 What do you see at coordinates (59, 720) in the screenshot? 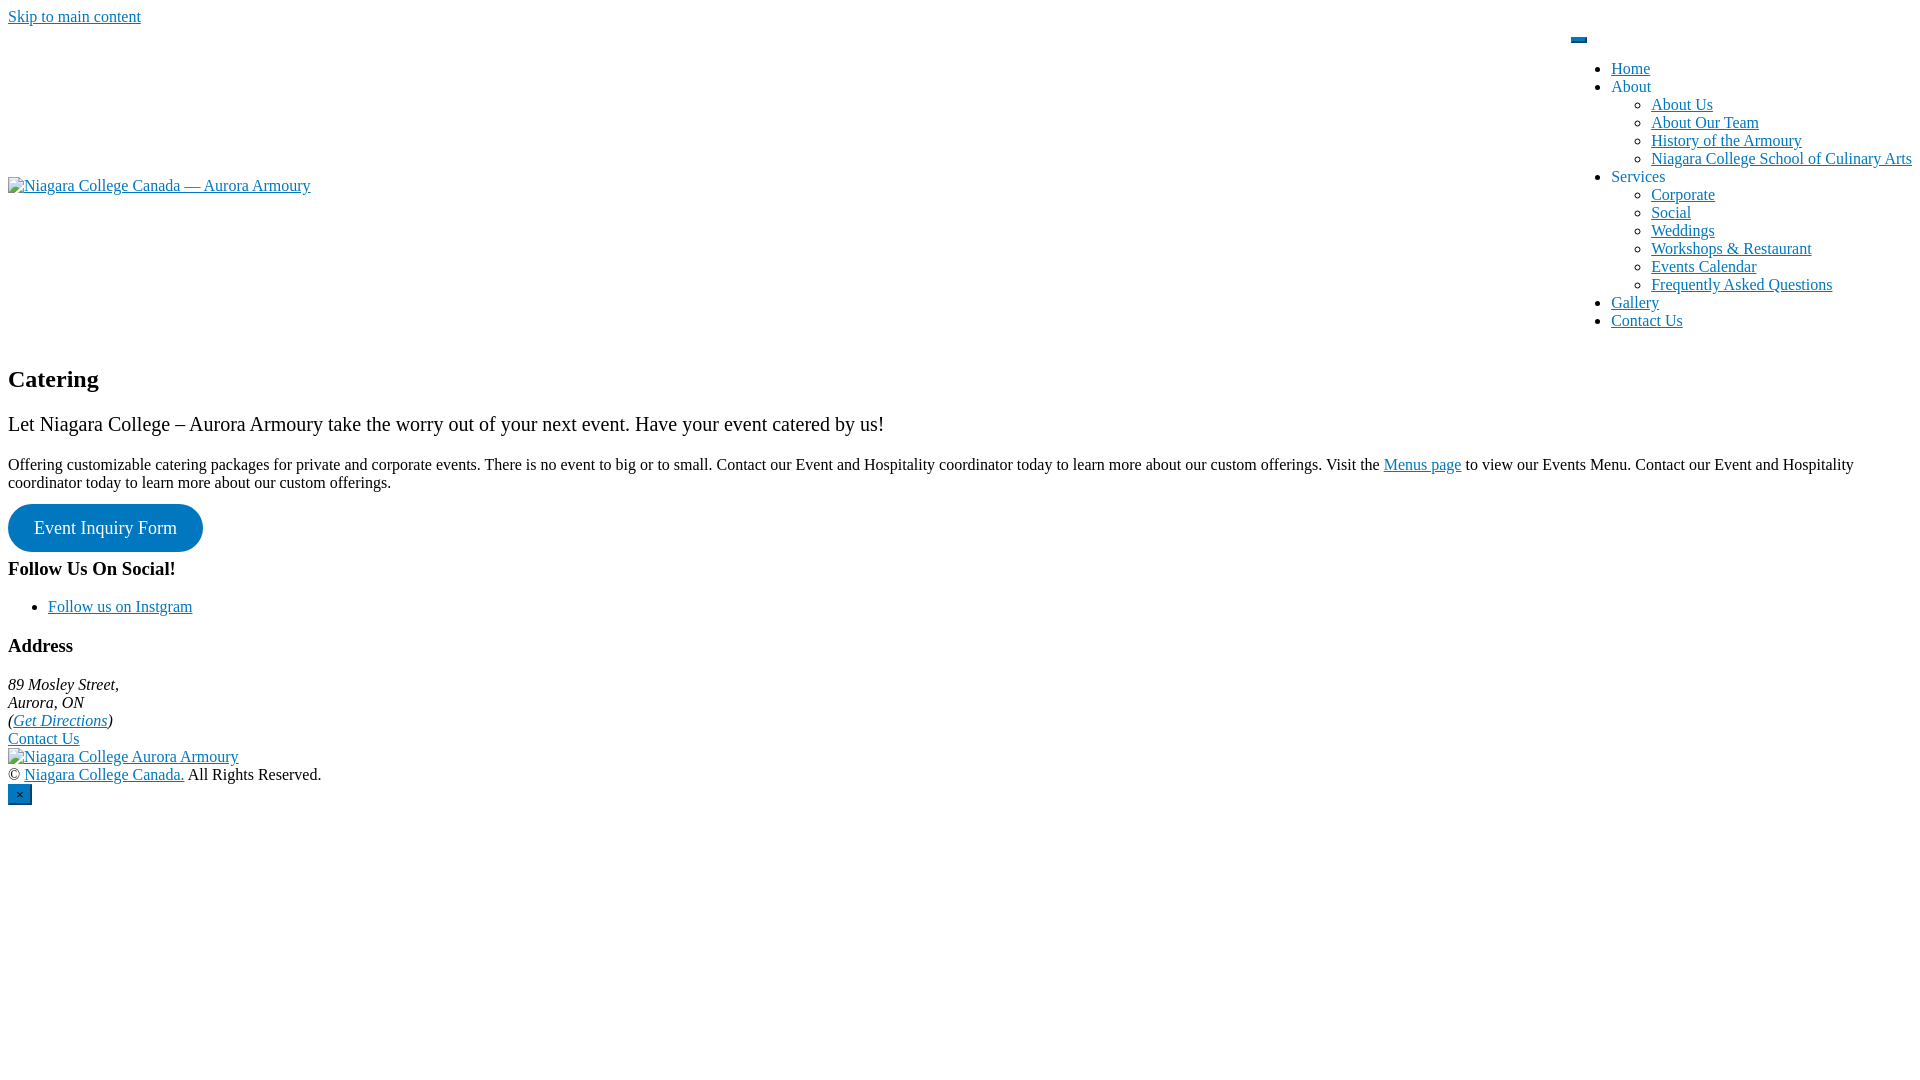
I see `'Get Directions'` at bounding box center [59, 720].